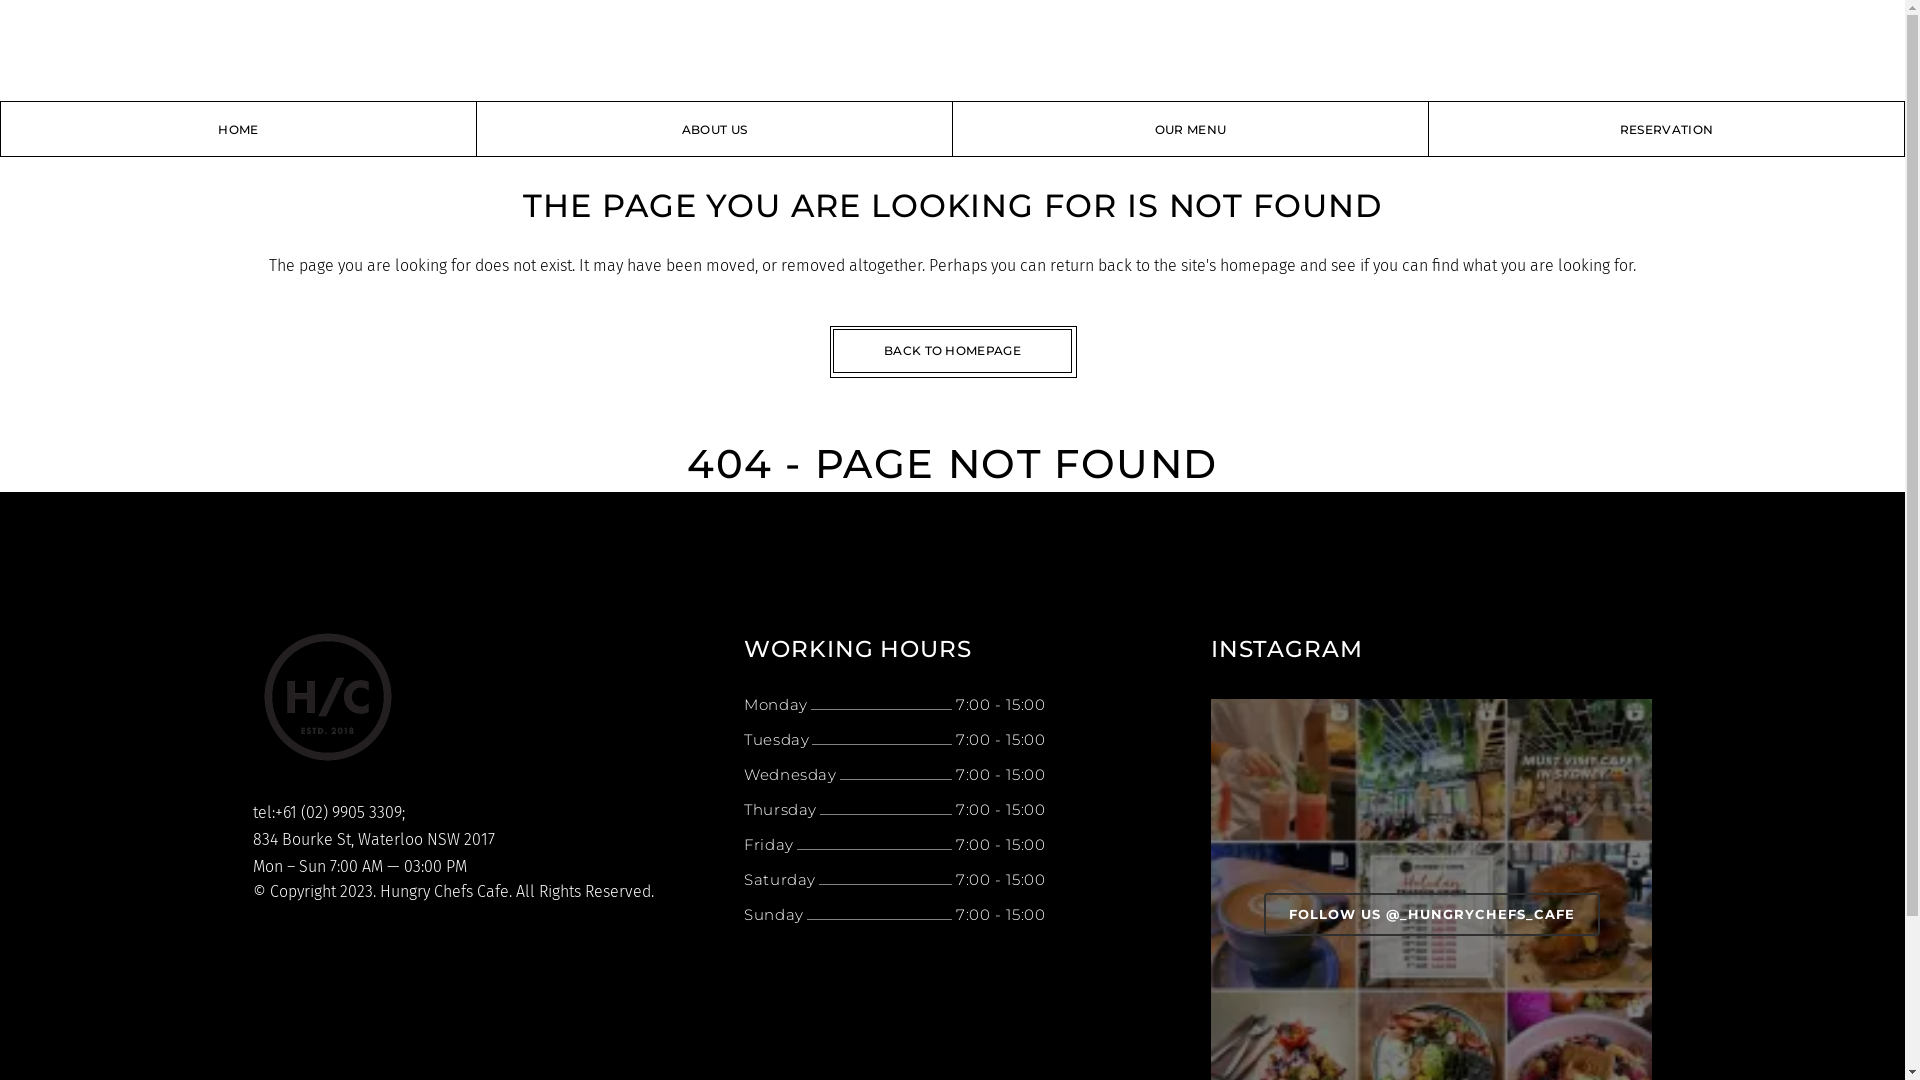 The height and width of the screenshot is (1080, 1920). What do you see at coordinates (715, 131) in the screenshot?
I see `'ABOUT US'` at bounding box center [715, 131].